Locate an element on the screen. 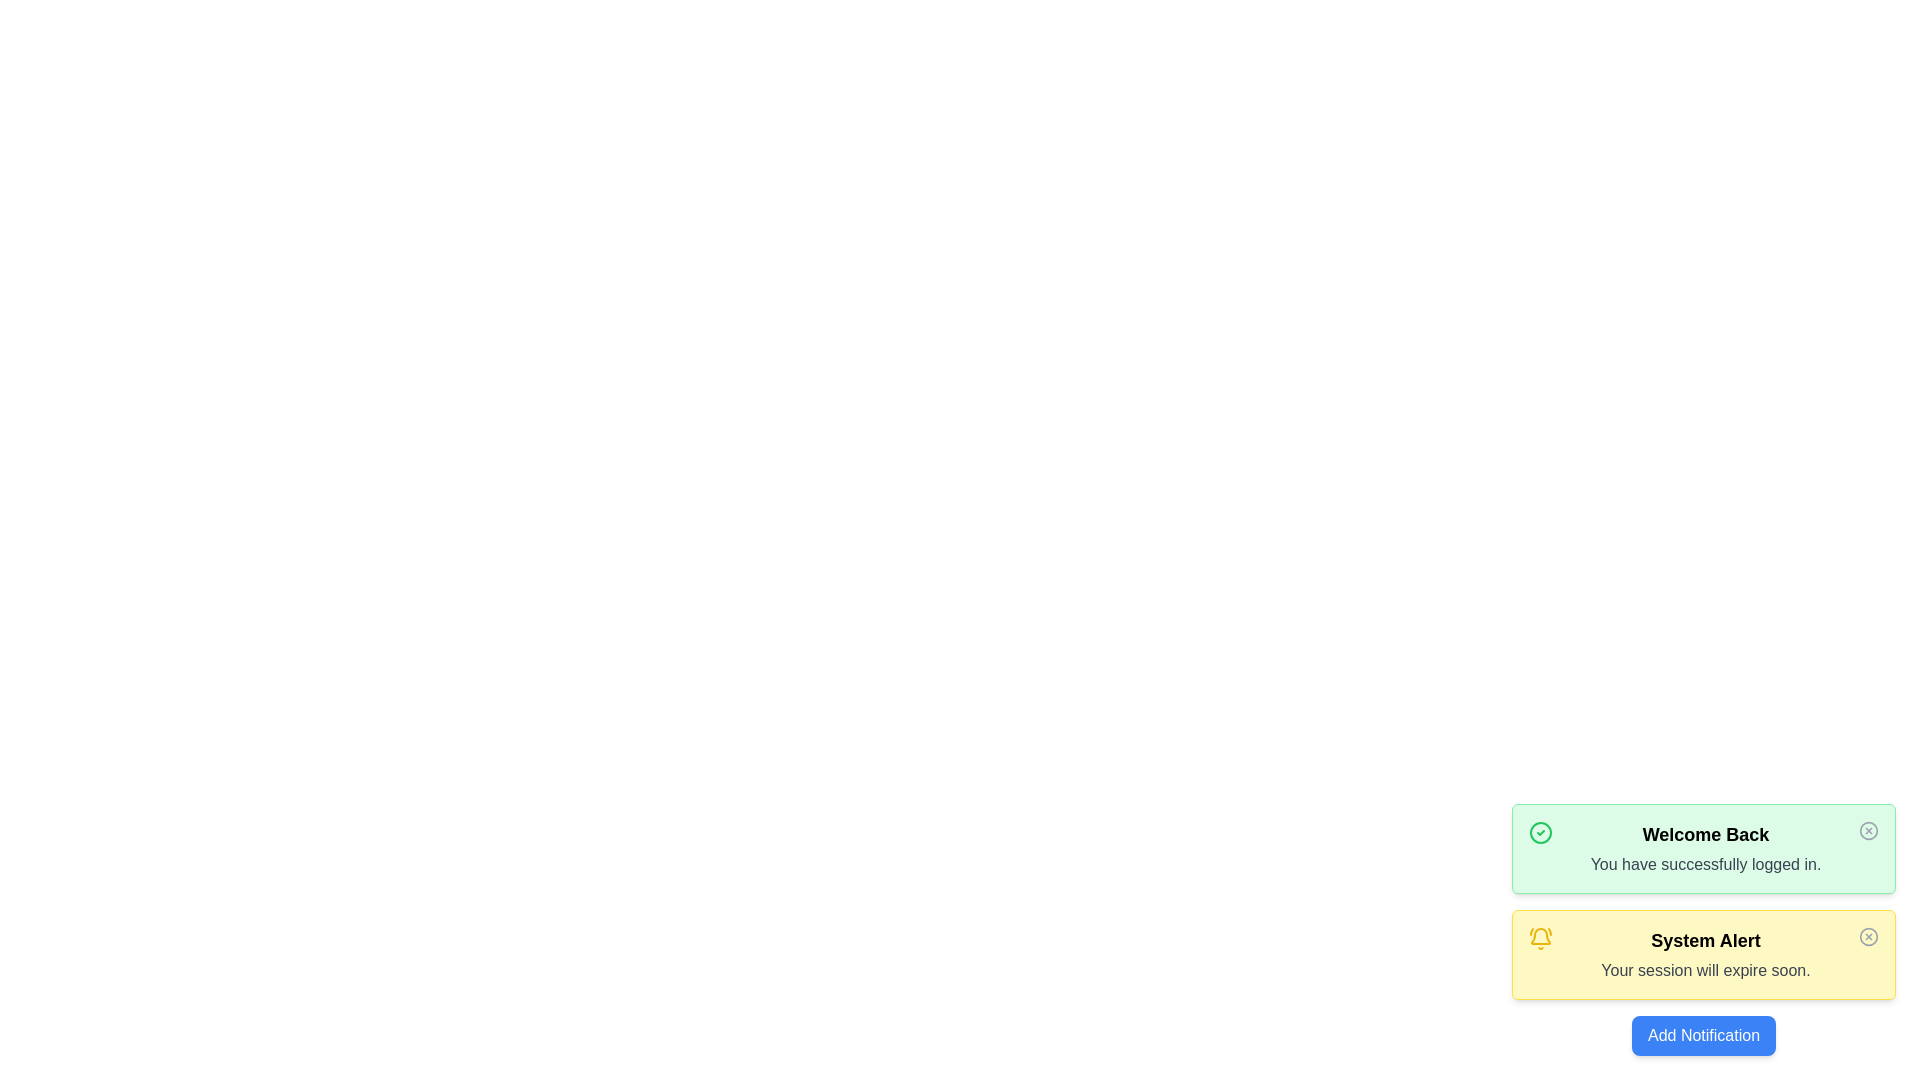 This screenshot has width=1920, height=1080. the Circle SVG graphical element that is part of the 'Welcome Back' notification icon, located to the left of the text is located at coordinates (1539, 833).